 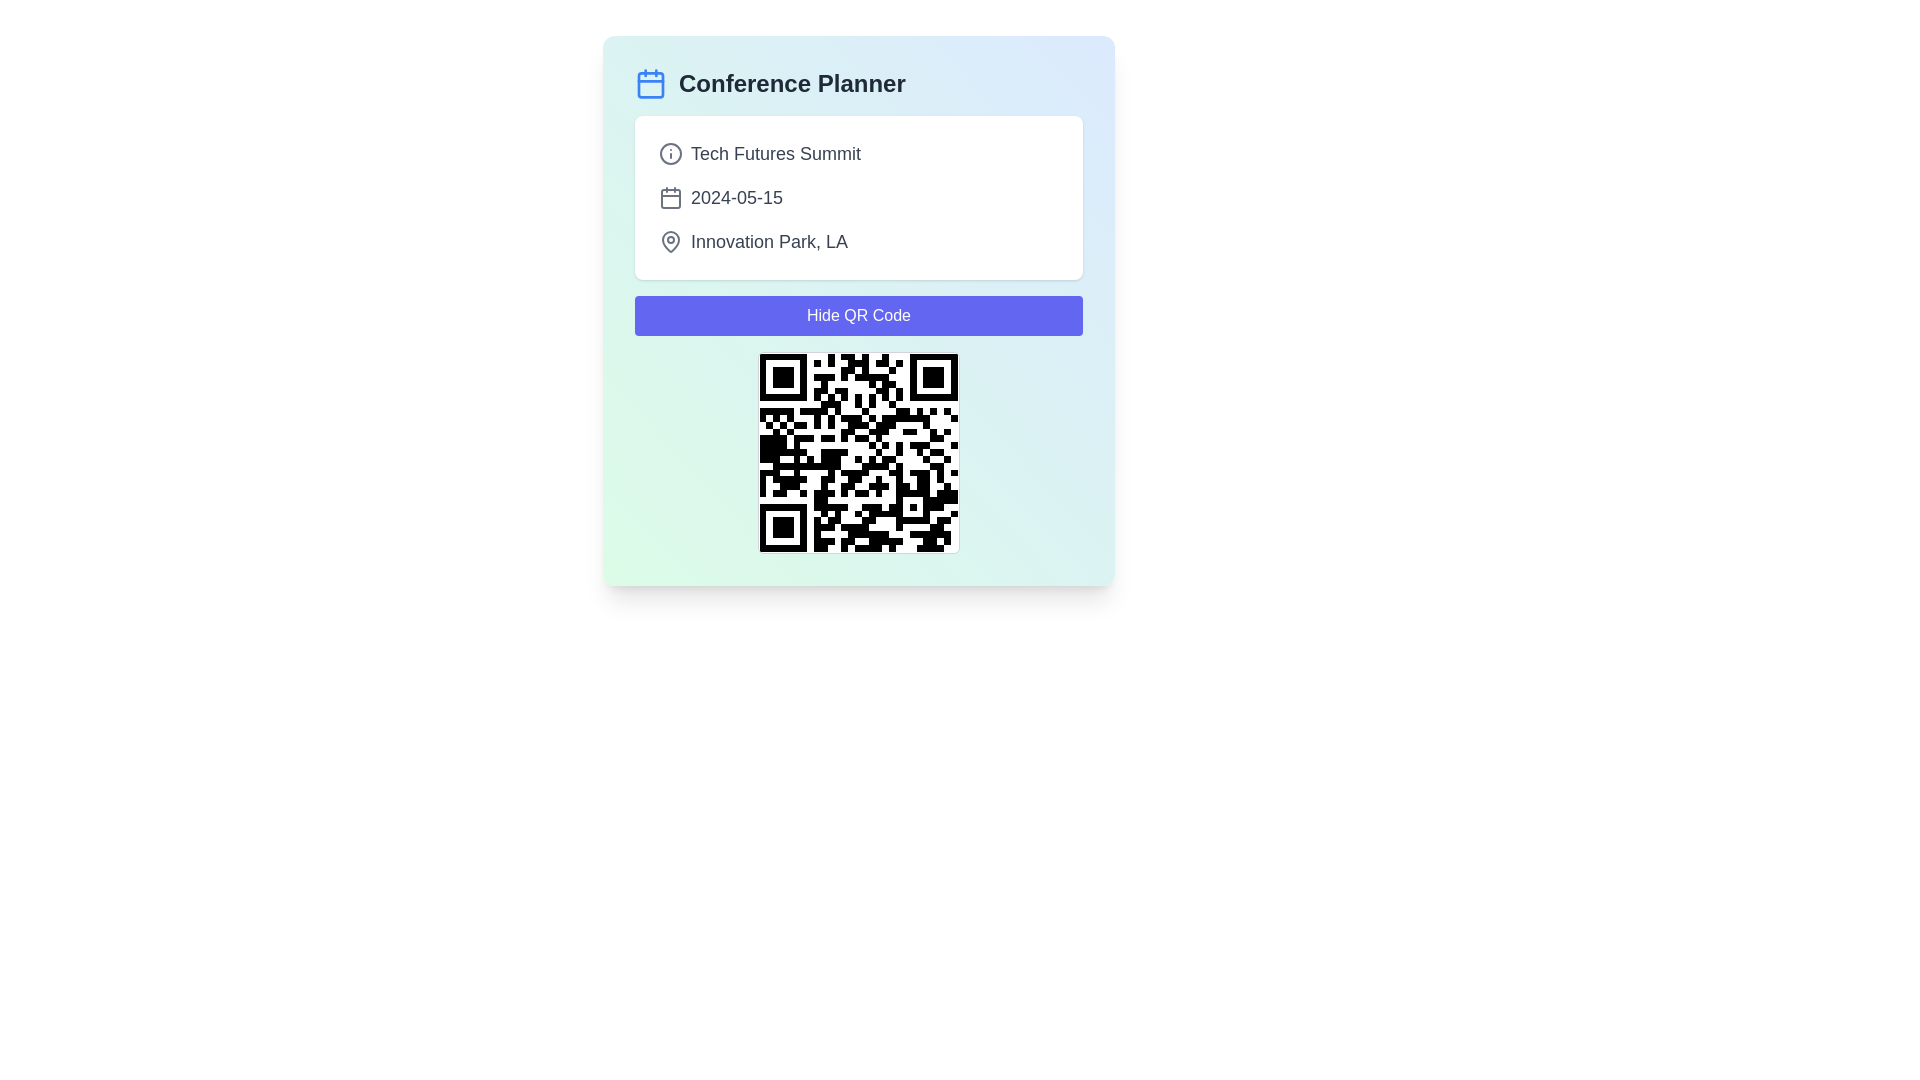 What do you see at coordinates (859, 153) in the screenshot?
I see `text displayed in the Label with icon that shows 'Tech Futures Summit', which is located centrally on the white card above the date '2024-05-15'` at bounding box center [859, 153].